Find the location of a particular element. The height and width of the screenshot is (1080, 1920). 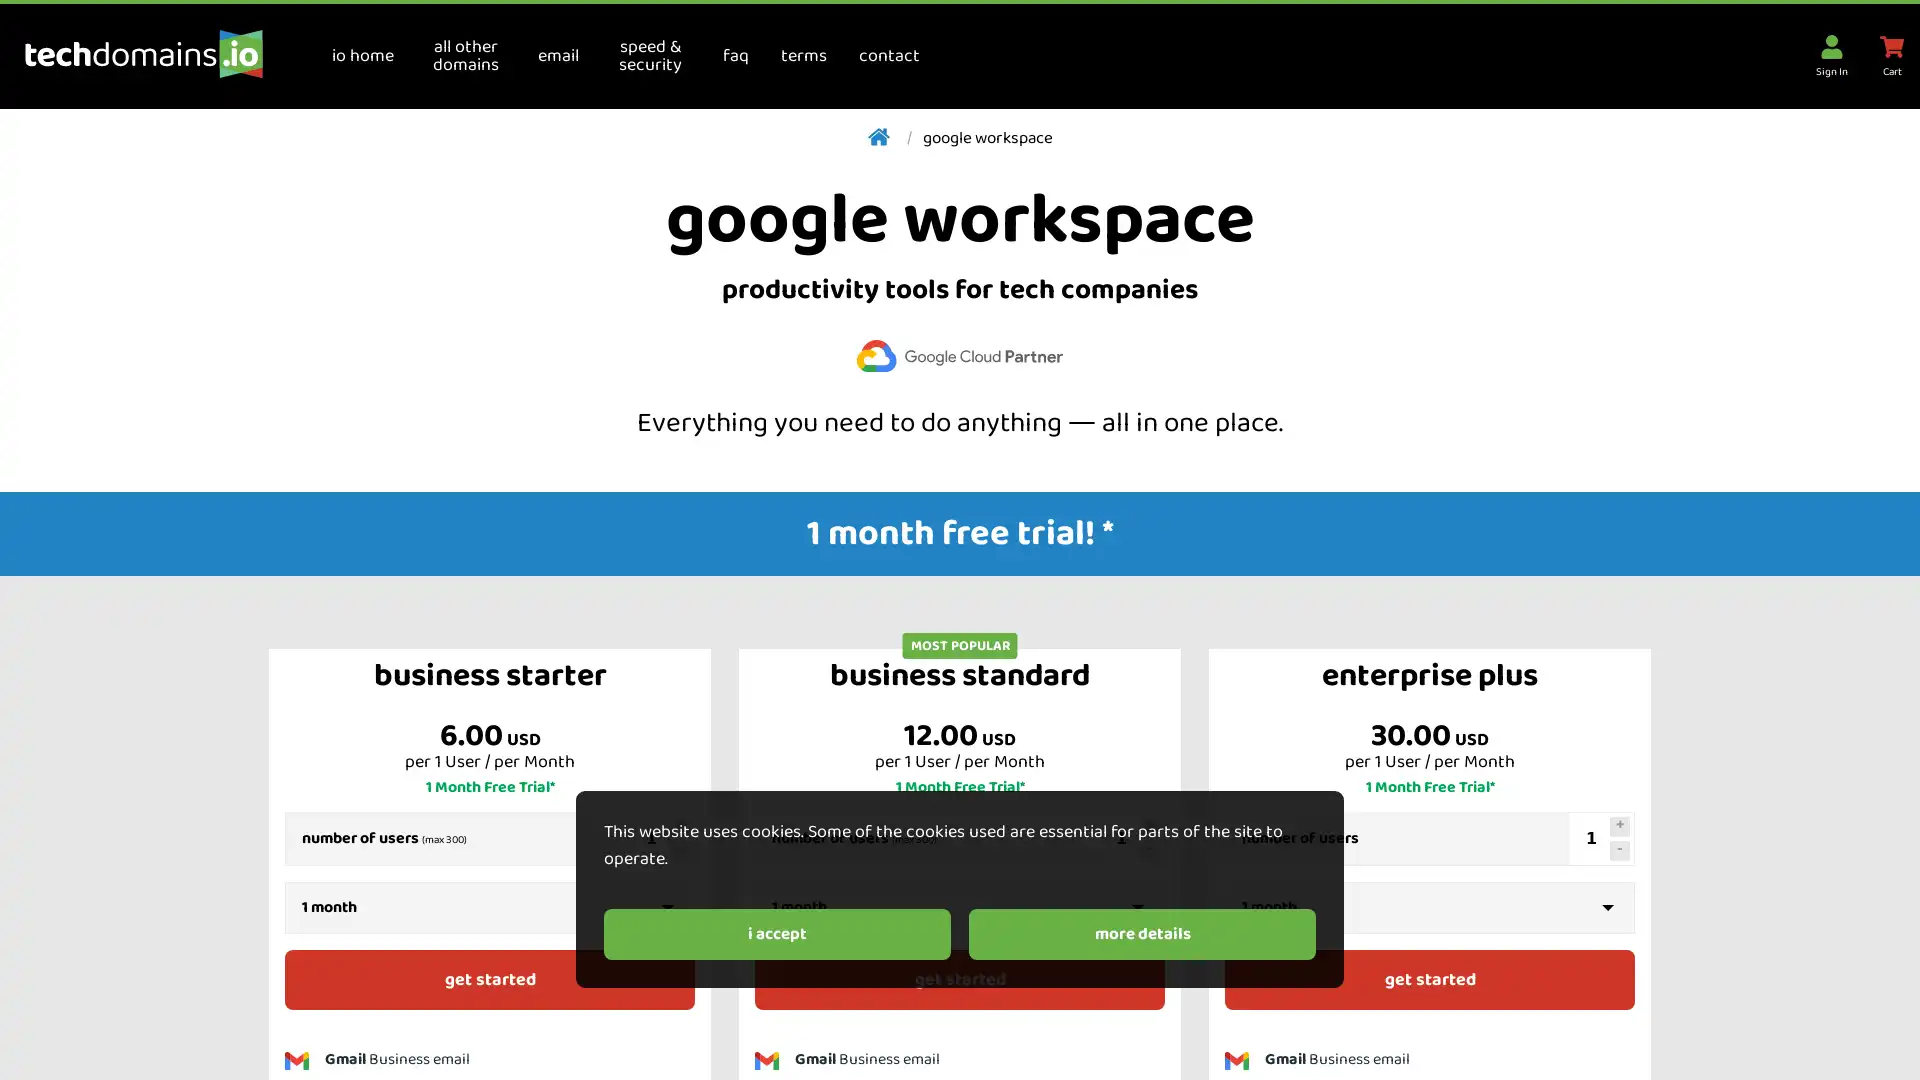

get started is located at coordinates (489, 978).